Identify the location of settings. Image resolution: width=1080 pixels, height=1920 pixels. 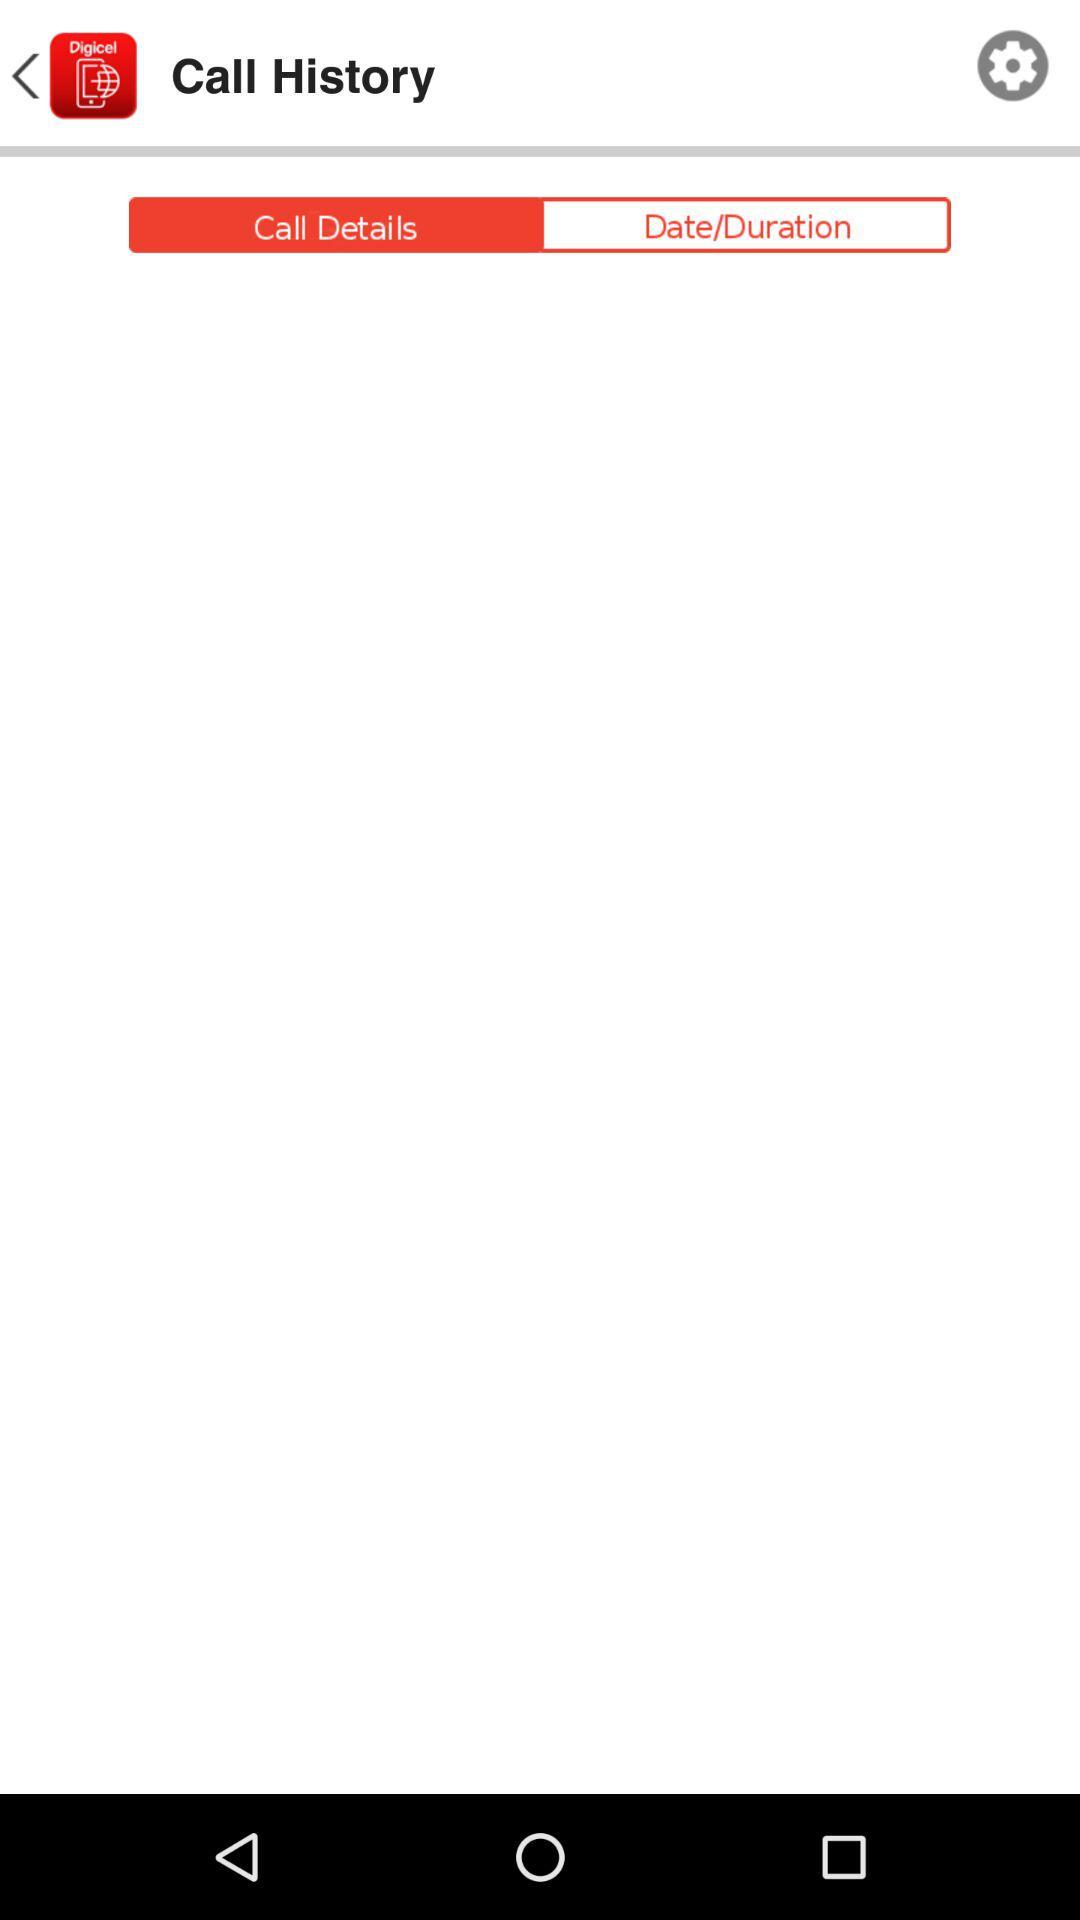
(1013, 66).